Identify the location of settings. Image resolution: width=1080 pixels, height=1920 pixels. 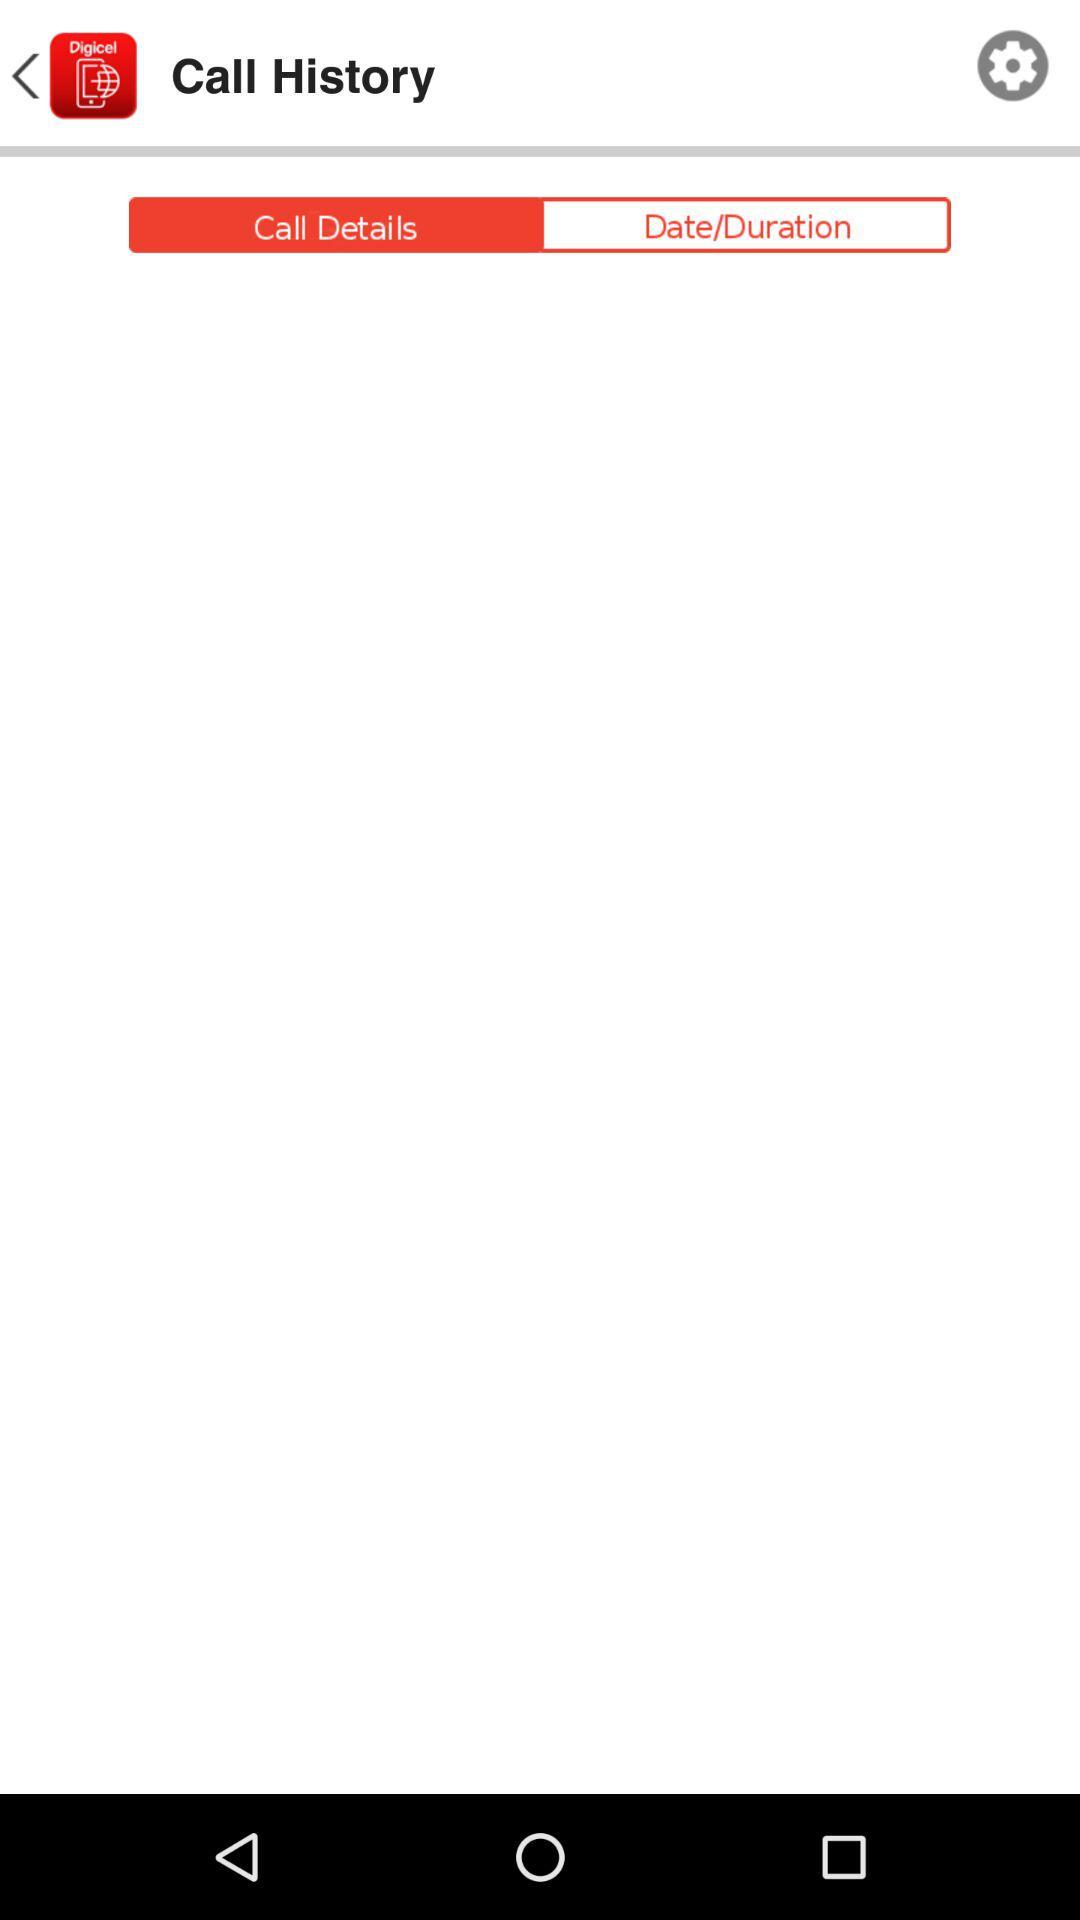
(1013, 66).